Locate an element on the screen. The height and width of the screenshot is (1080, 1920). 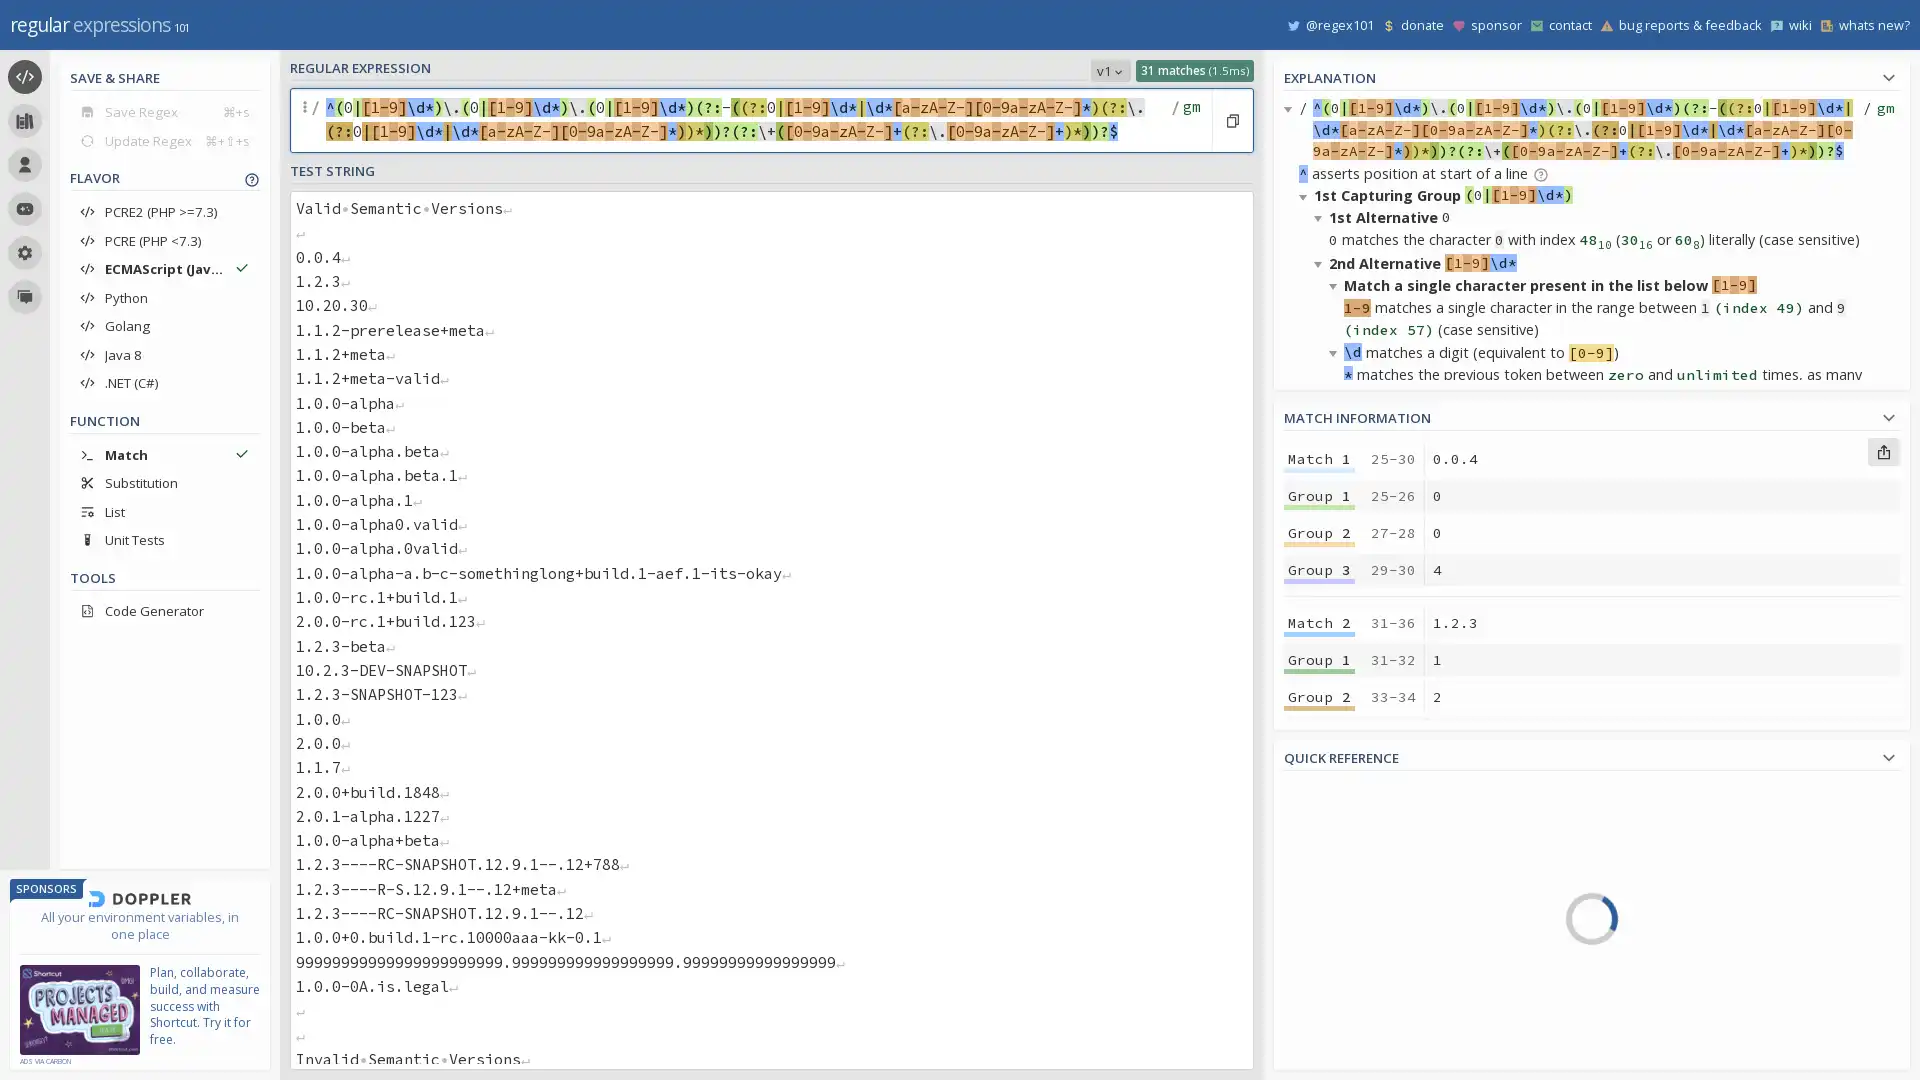
Group 3 is located at coordinates (1319, 570).